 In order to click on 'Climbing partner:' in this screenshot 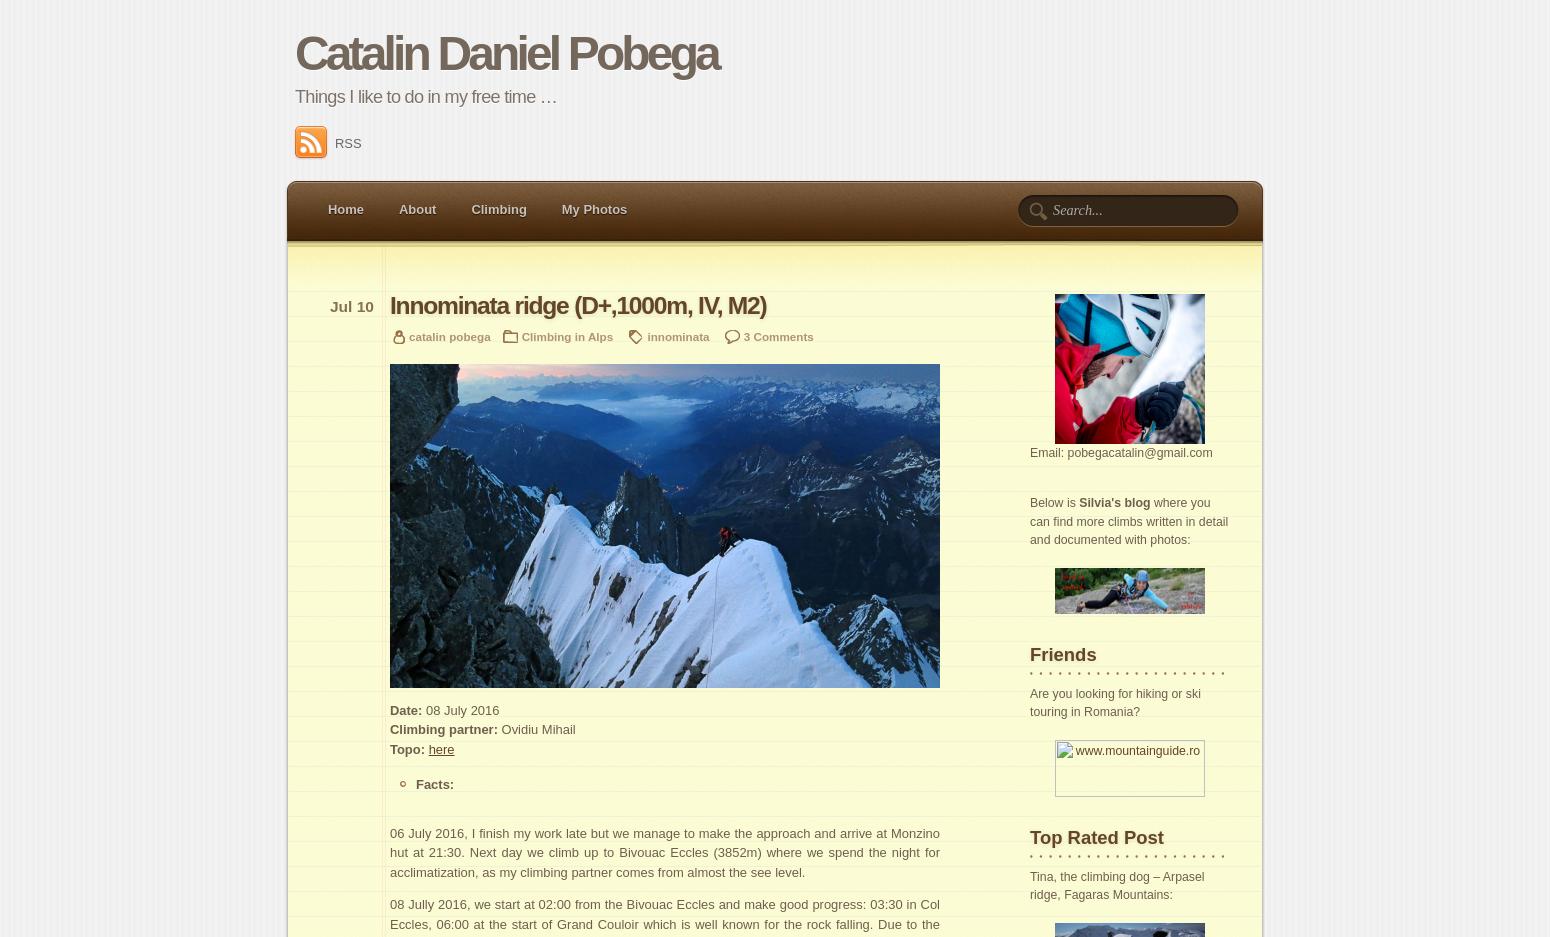, I will do `click(389, 728)`.